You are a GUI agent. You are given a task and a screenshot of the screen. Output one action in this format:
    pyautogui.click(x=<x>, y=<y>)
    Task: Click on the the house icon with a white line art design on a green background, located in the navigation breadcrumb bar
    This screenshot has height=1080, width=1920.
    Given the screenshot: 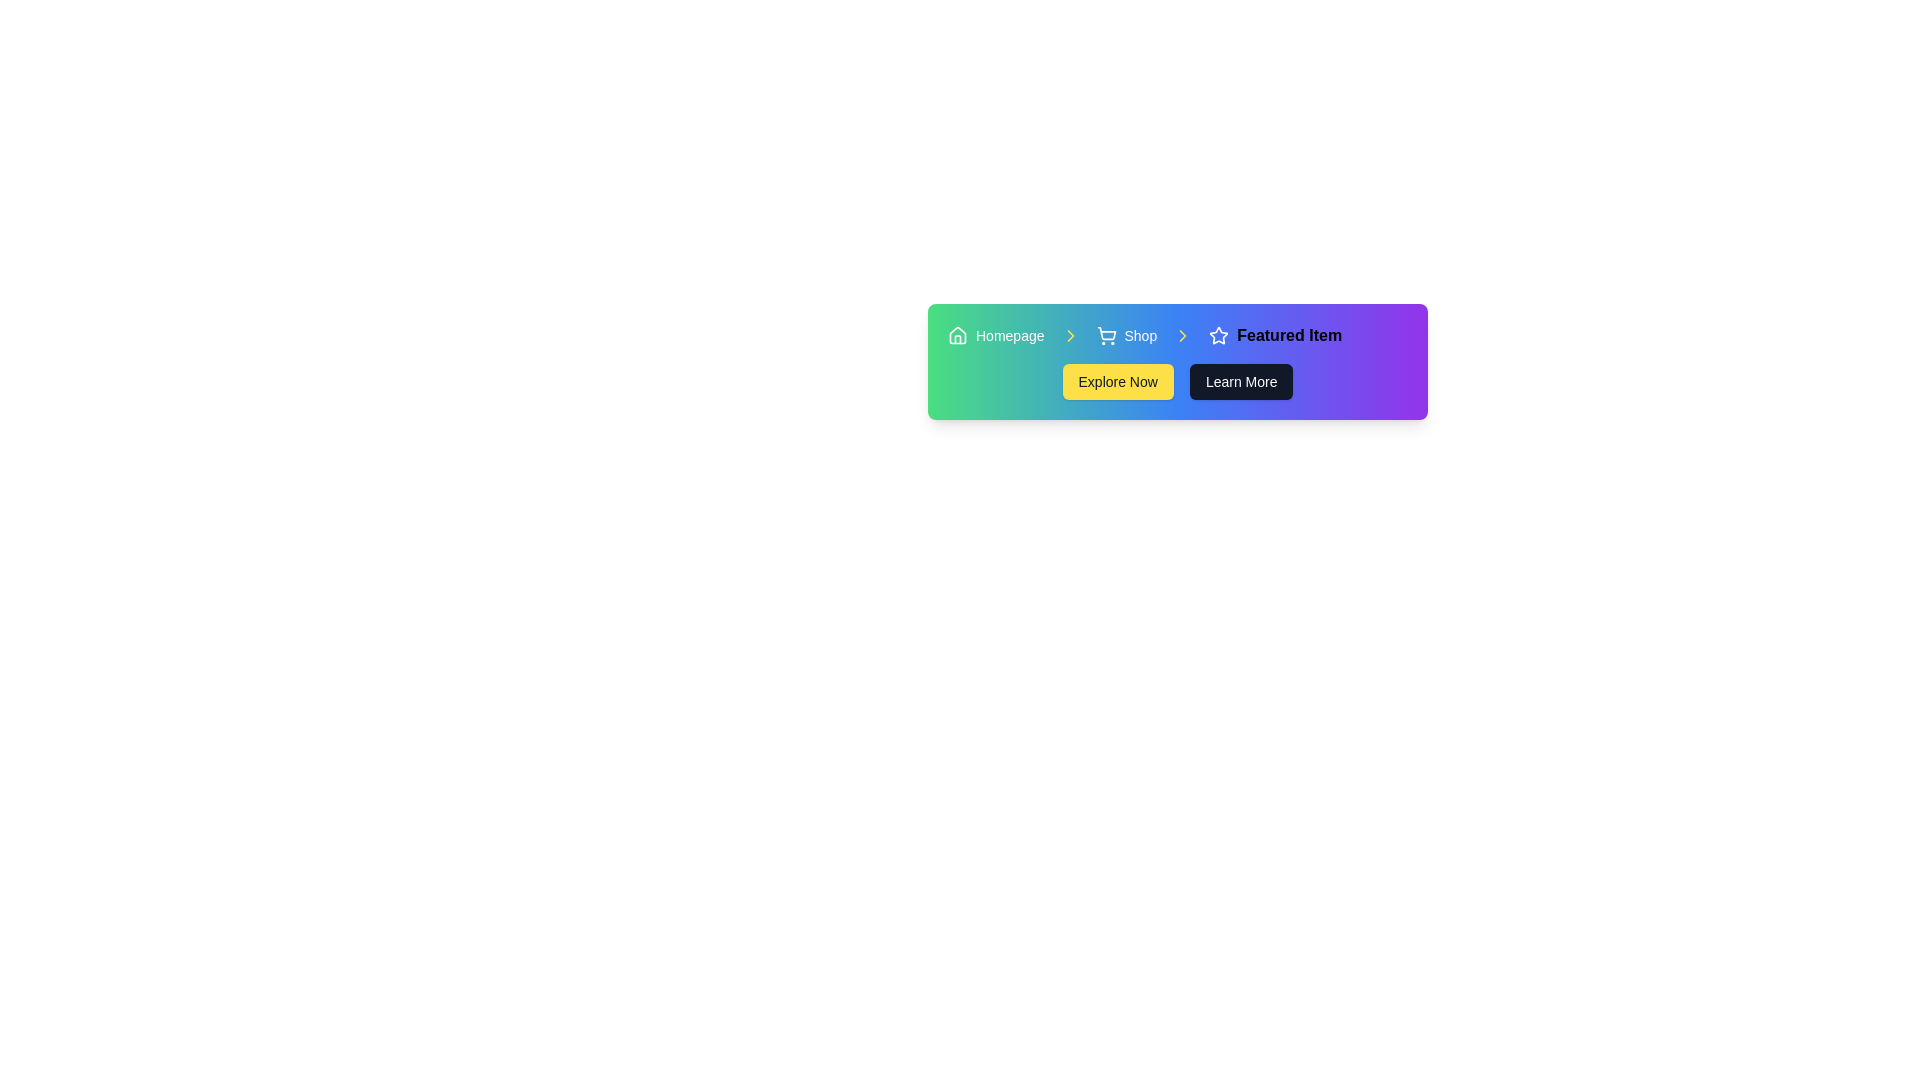 What is the action you would take?
    pyautogui.click(x=957, y=334)
    